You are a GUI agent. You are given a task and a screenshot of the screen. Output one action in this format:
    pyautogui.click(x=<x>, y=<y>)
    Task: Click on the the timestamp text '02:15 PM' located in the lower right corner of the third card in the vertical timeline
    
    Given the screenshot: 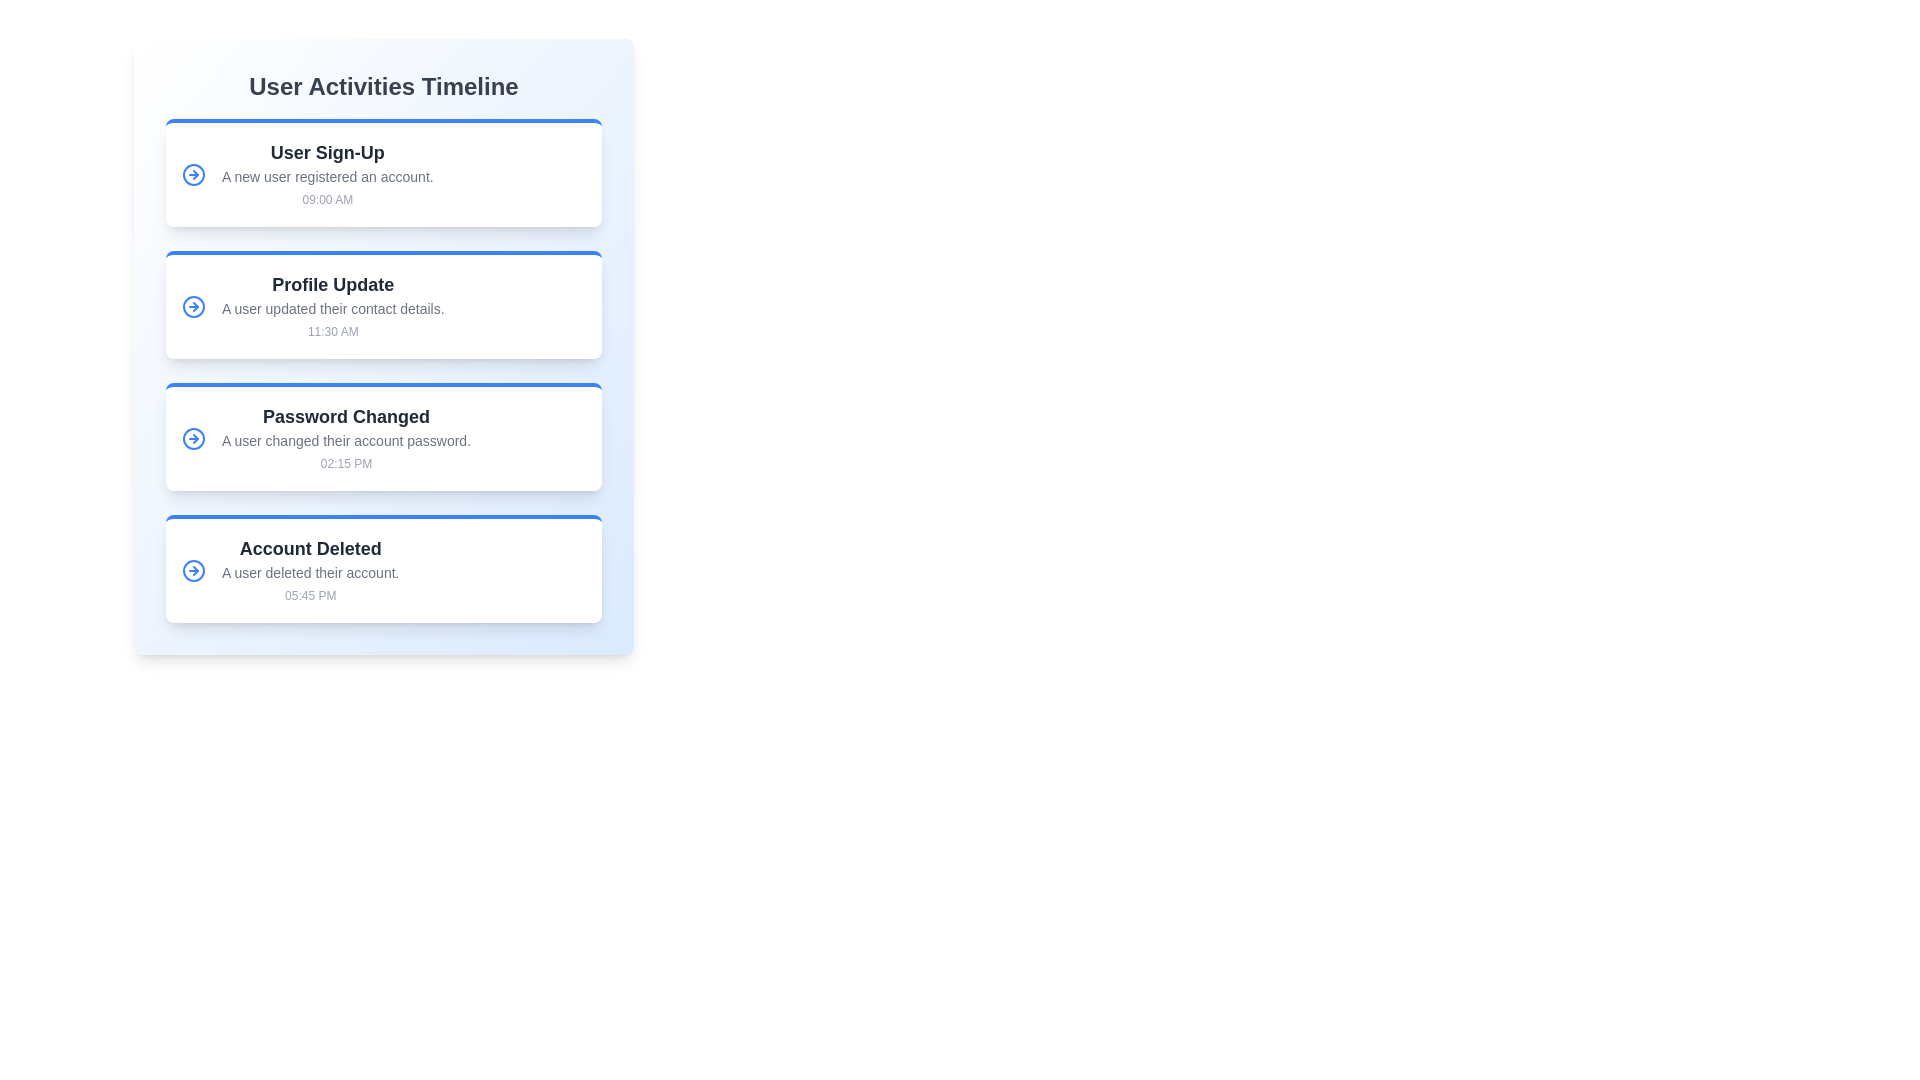 What is the action you would take?
    pyautogui.click(x=346, y=463)
    